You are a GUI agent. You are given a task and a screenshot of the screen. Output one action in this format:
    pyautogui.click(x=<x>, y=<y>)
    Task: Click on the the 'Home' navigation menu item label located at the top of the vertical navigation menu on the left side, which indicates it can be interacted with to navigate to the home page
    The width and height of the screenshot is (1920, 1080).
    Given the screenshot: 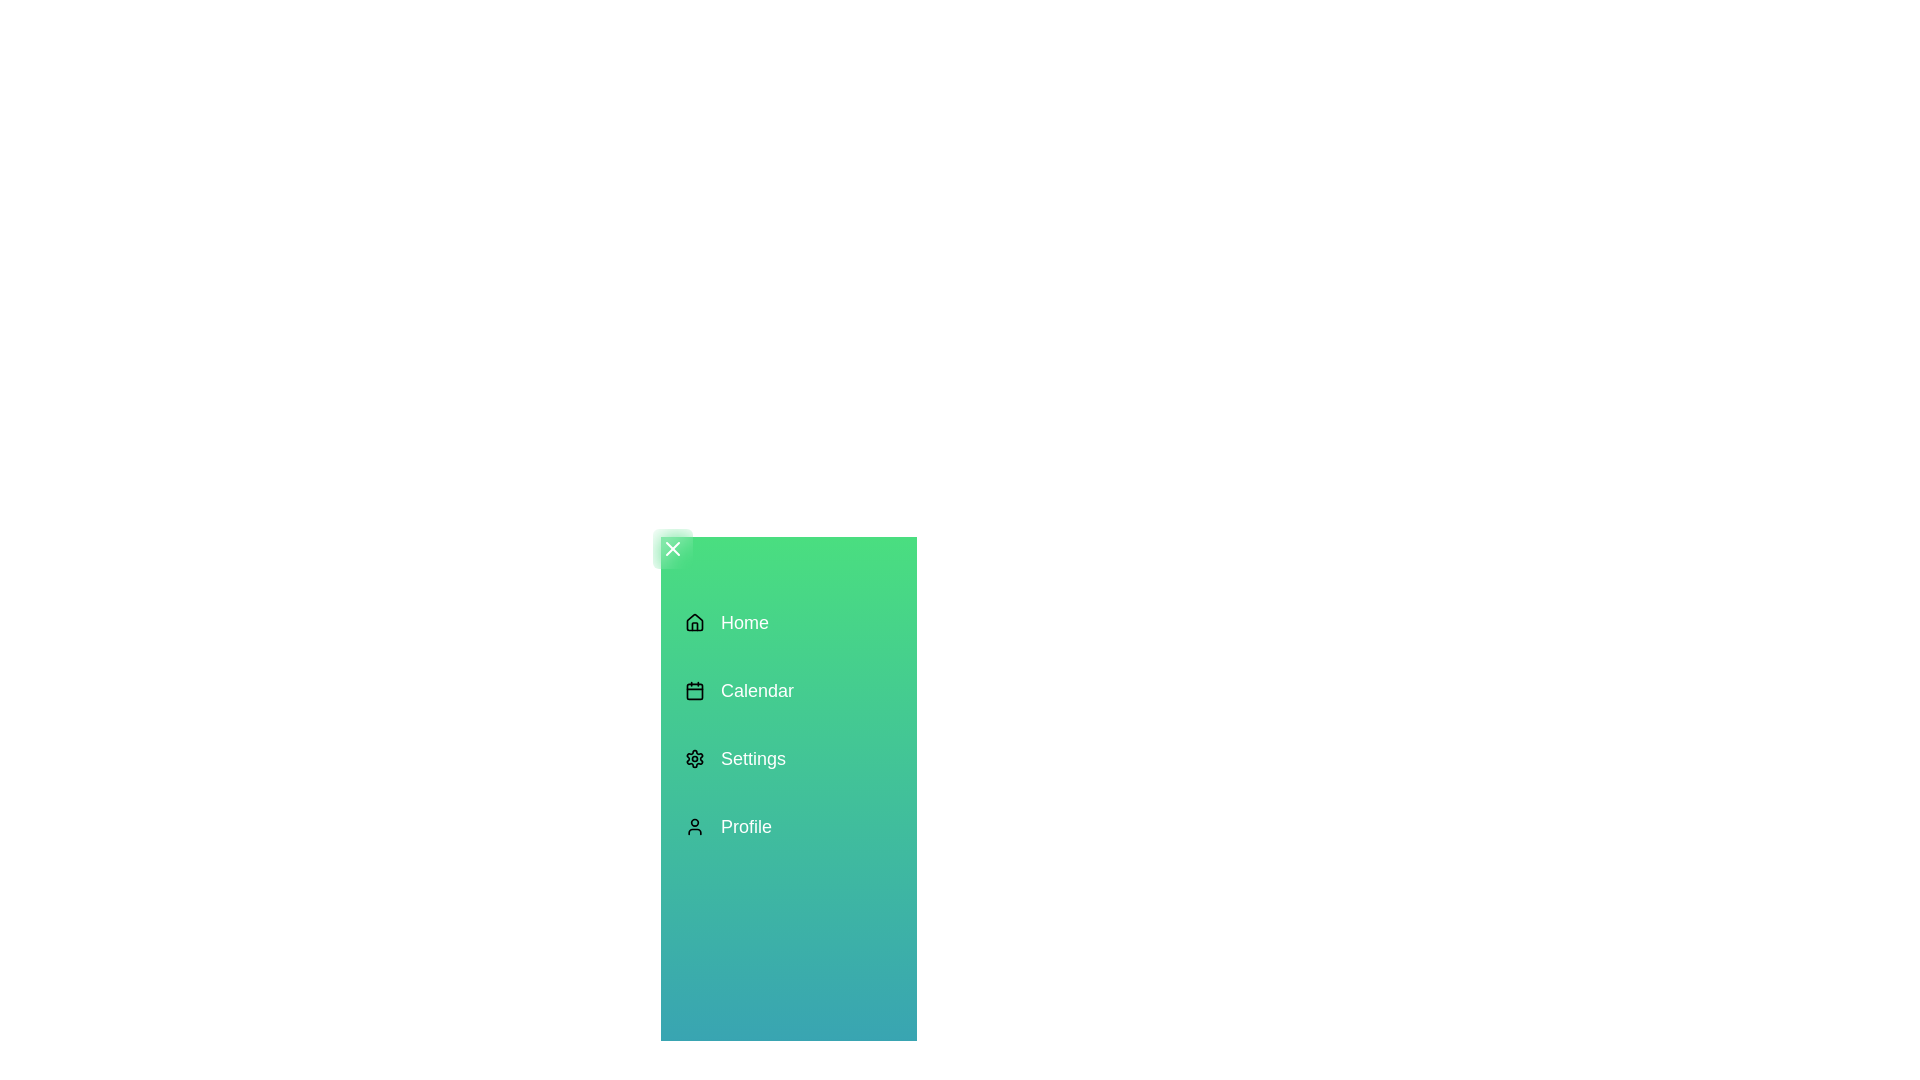 What is the action you would take?
    pyautogui.click(x=743, y=622)
    